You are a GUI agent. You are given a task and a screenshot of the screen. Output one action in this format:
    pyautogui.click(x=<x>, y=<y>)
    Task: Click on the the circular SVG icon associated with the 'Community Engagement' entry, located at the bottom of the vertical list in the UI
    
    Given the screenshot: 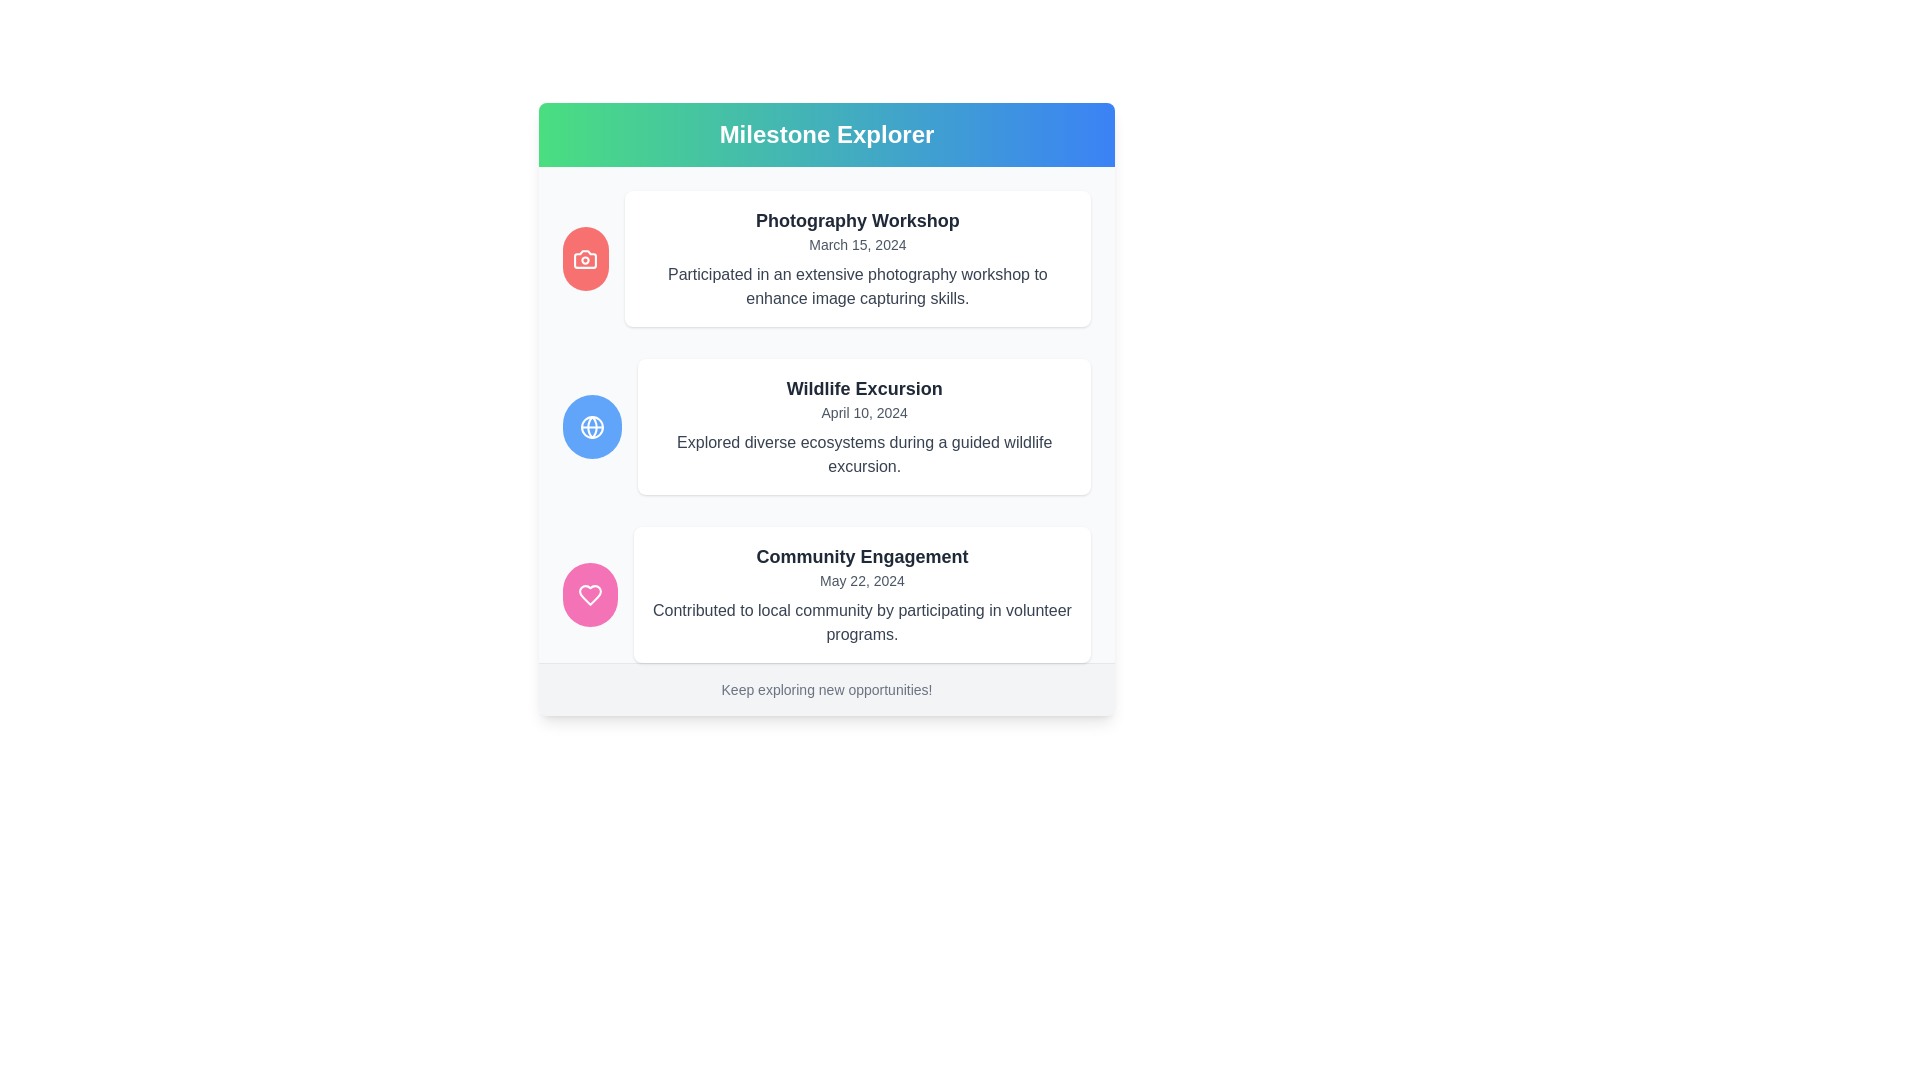 What is the action you would take?
    pyautogui.click(x=589, y=593)
    